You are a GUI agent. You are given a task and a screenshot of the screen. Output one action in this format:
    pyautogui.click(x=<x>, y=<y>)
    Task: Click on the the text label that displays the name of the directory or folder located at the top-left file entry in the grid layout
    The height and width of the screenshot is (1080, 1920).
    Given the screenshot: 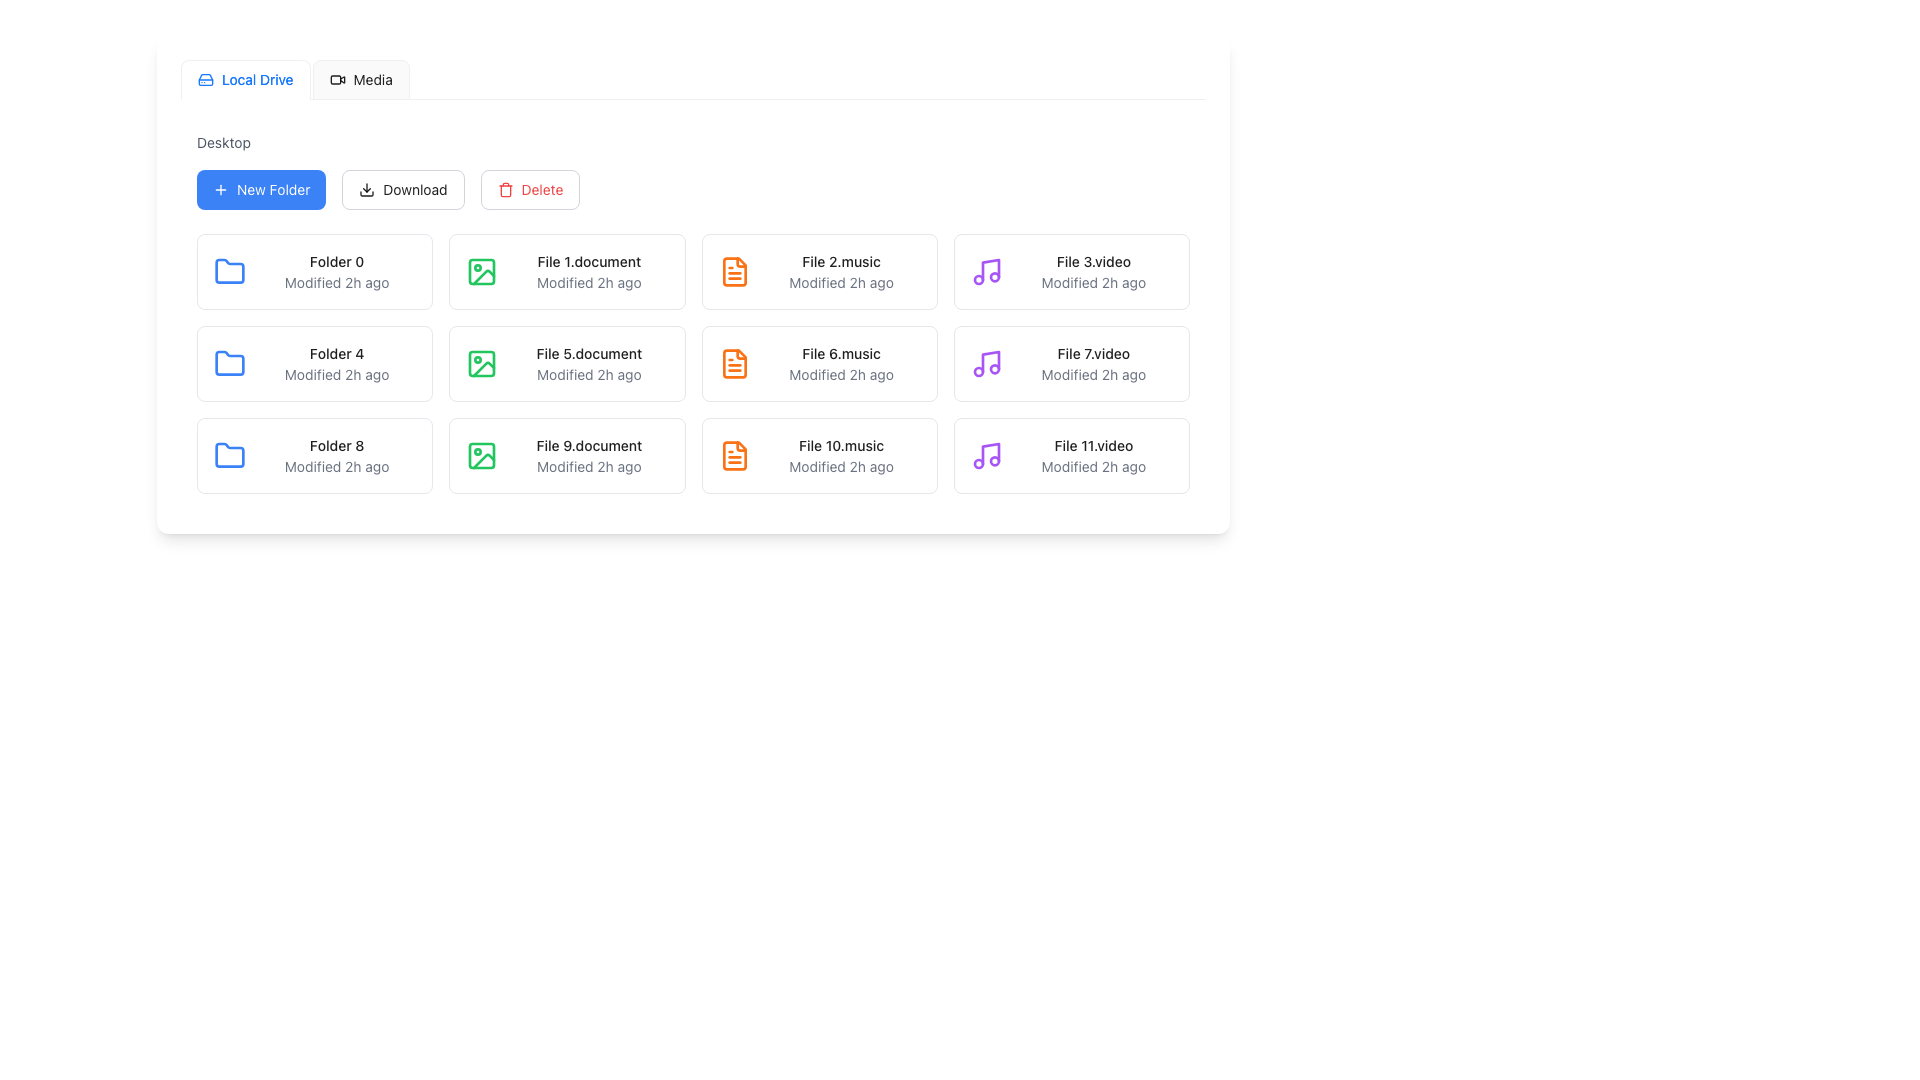 What is the action you would take?
    pyautogui.click(x=337, y=261)
    